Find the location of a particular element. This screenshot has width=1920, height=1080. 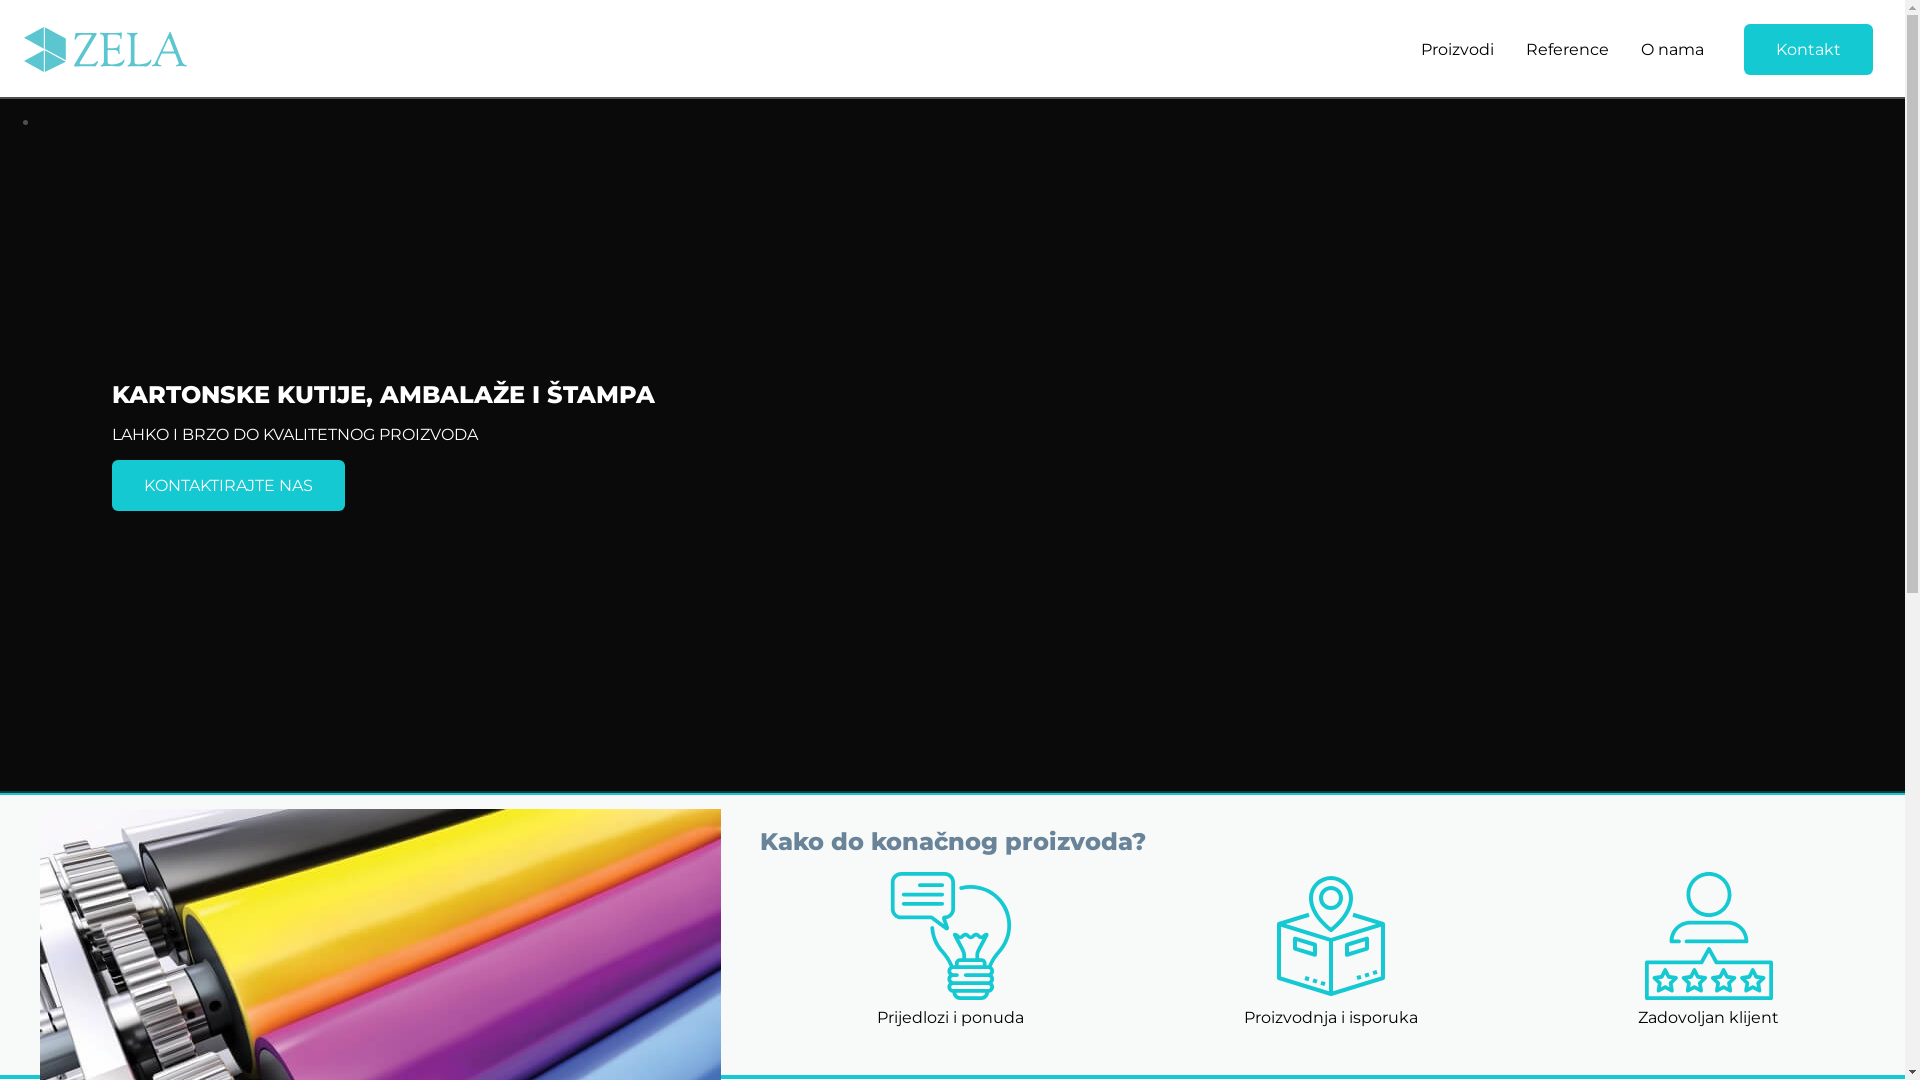

'Reference' is located at coordinates (1566, 48).